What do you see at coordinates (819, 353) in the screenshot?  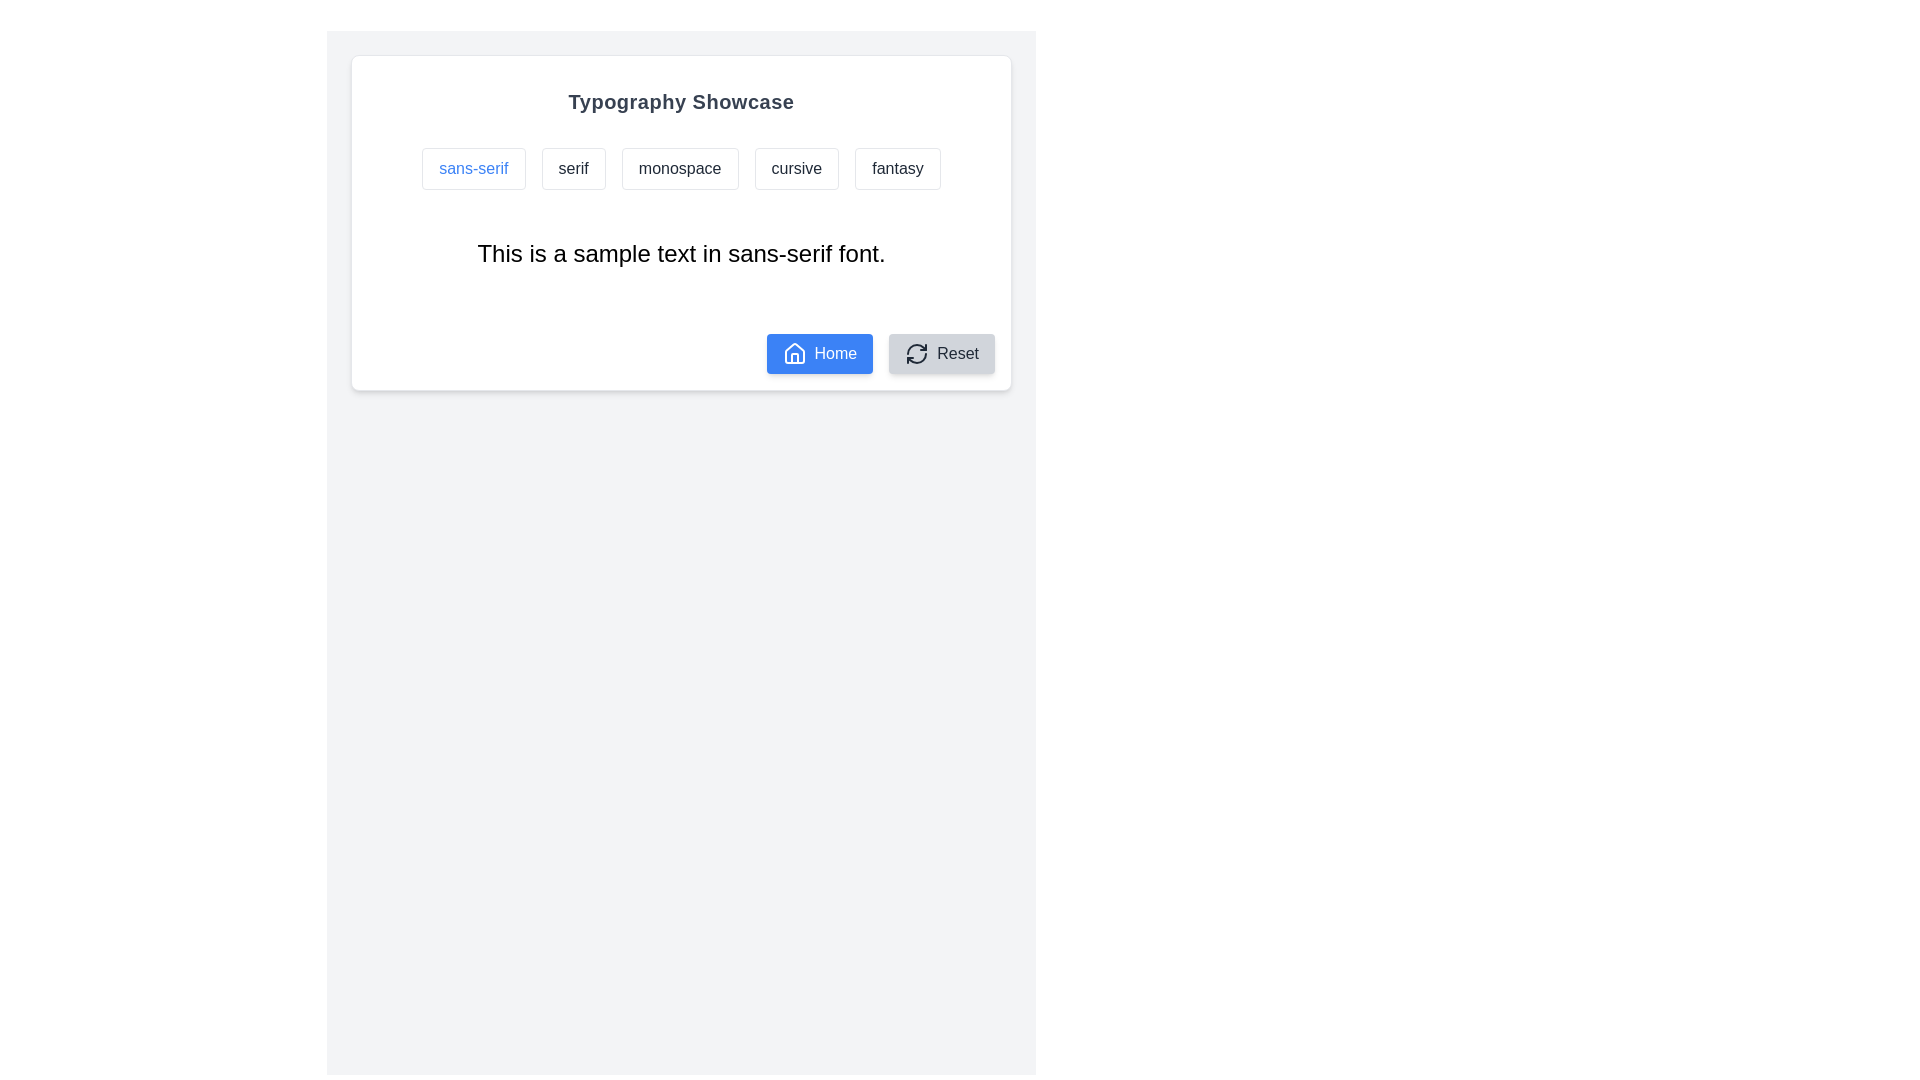 I see `the blue 'Home' button with a house icon` at bounding box center [819, 353].